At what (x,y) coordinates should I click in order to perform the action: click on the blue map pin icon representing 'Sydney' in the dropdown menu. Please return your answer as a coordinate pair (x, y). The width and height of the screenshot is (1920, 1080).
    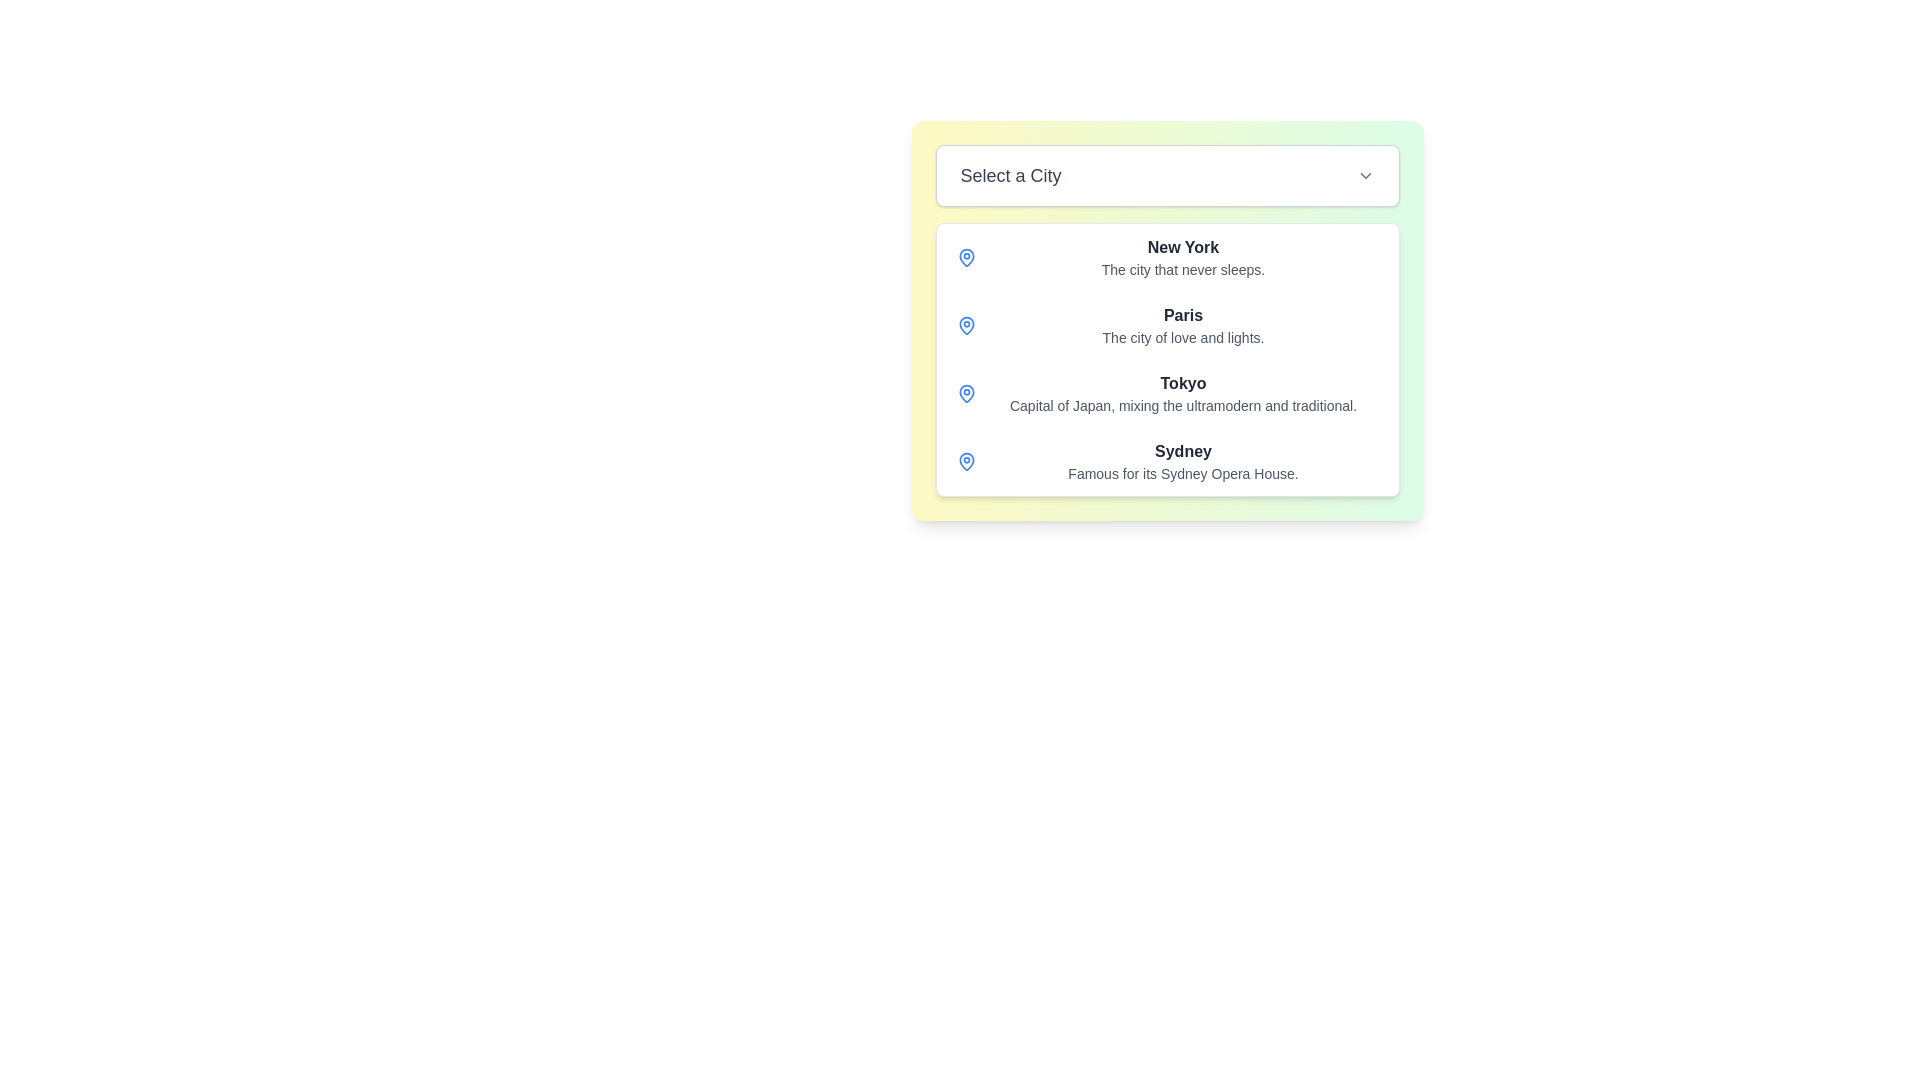
    Looking at the image, I should click on (966, 462).